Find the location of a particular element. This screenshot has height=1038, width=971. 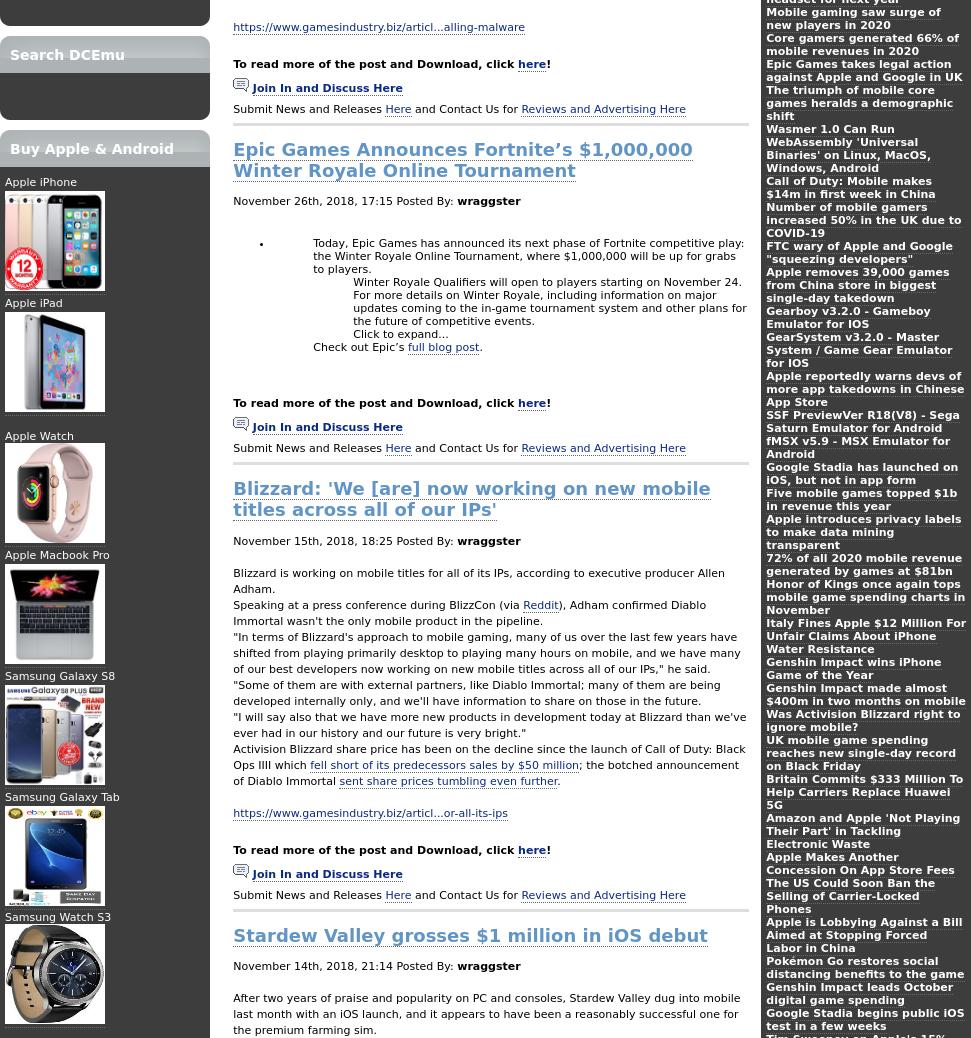

'Britain Commits $333 Million To Help Carriers Replace Huawei 5G' is located at coordinates (864, 792).